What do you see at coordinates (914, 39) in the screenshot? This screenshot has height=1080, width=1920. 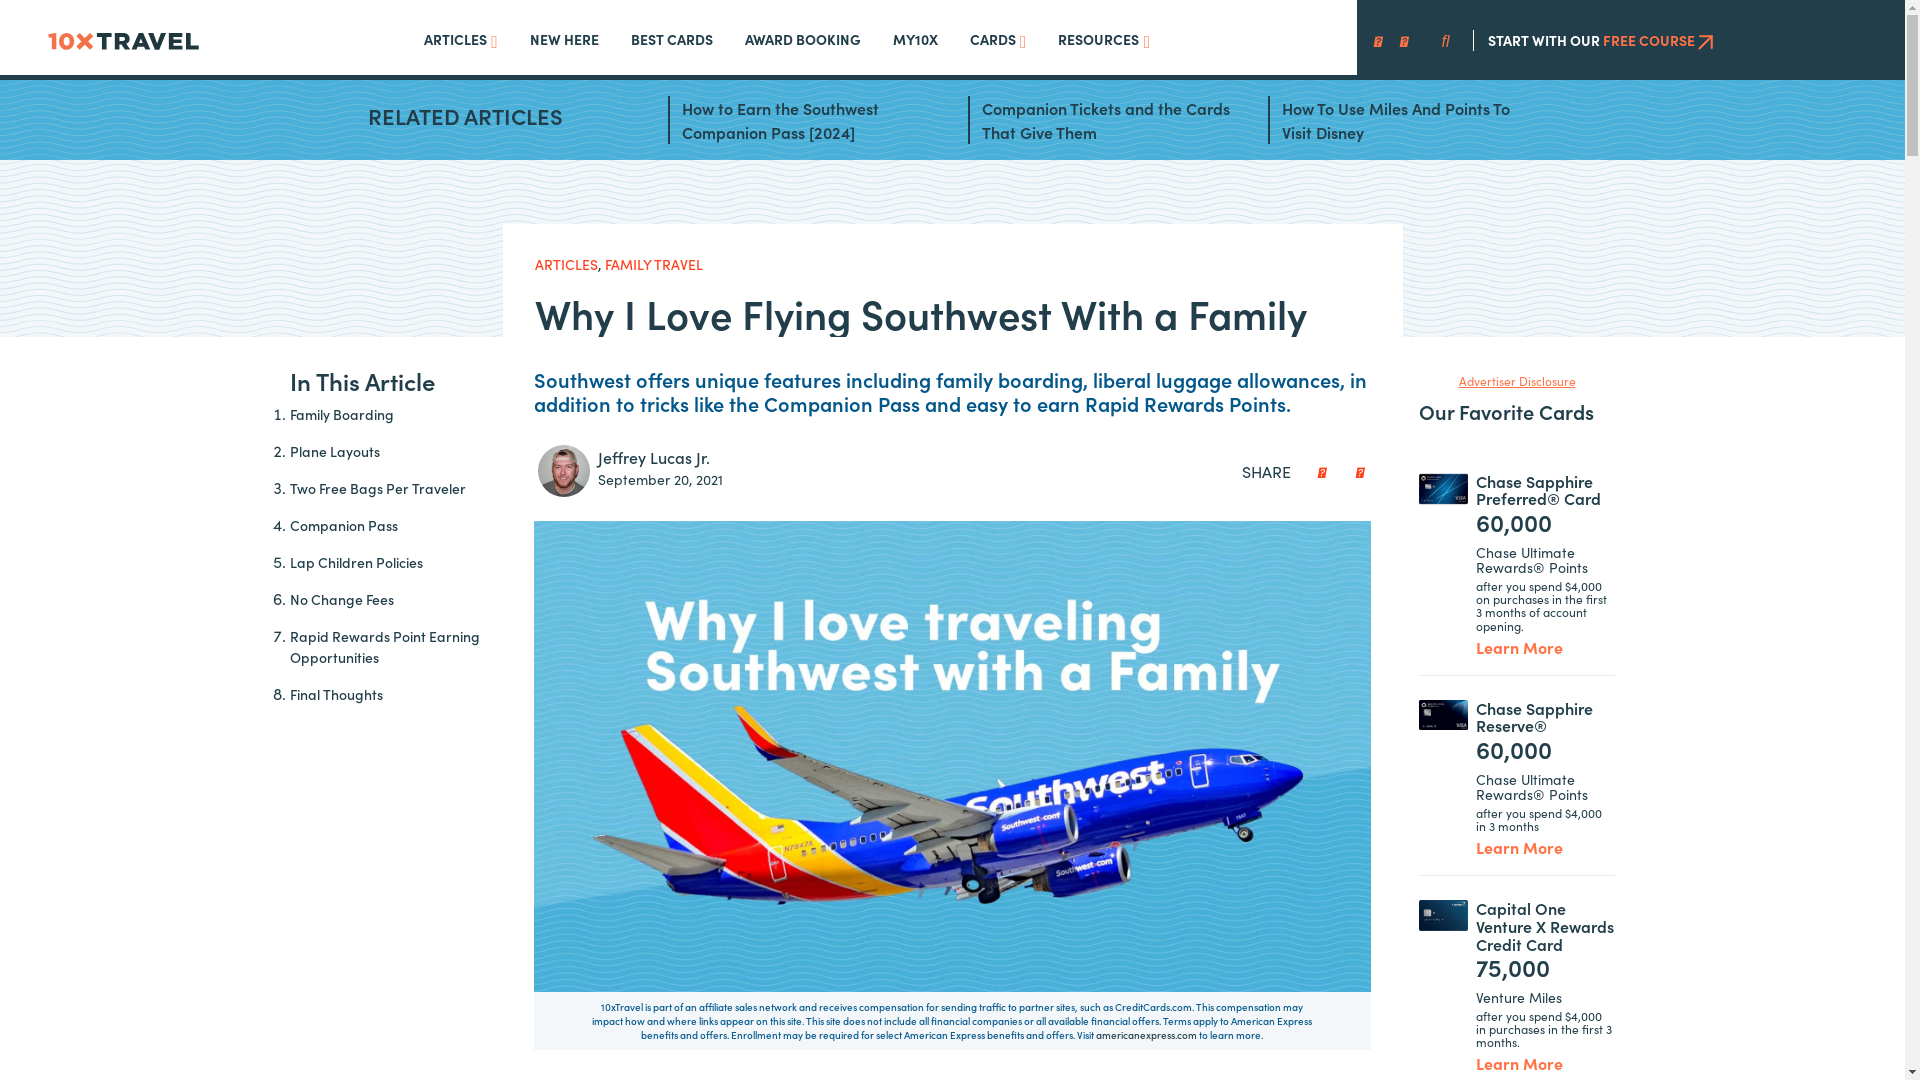 I see `'MY10X'` at bounding box center [914, 39].